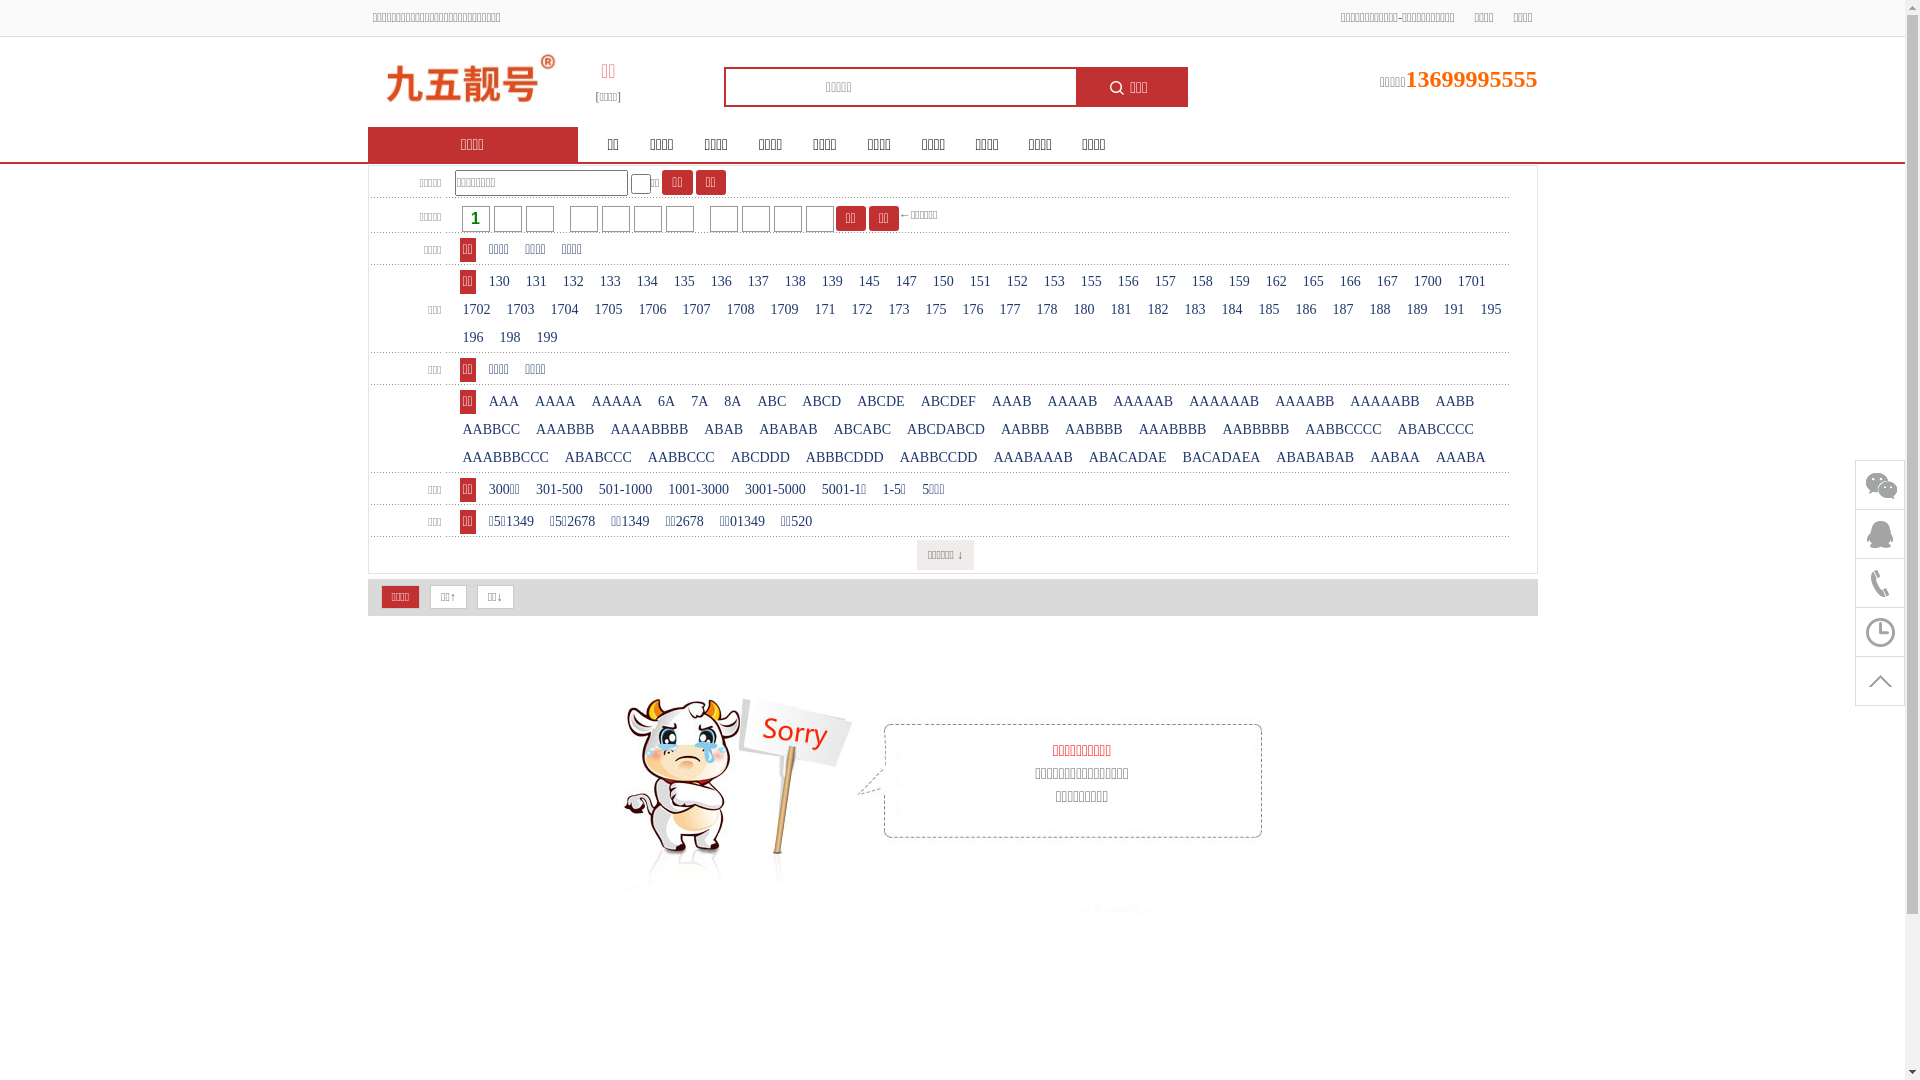  What do you see at coordinates (665, 489) in the screenshot?
I see `'1001-3000'` at bounding box center [665, 489].